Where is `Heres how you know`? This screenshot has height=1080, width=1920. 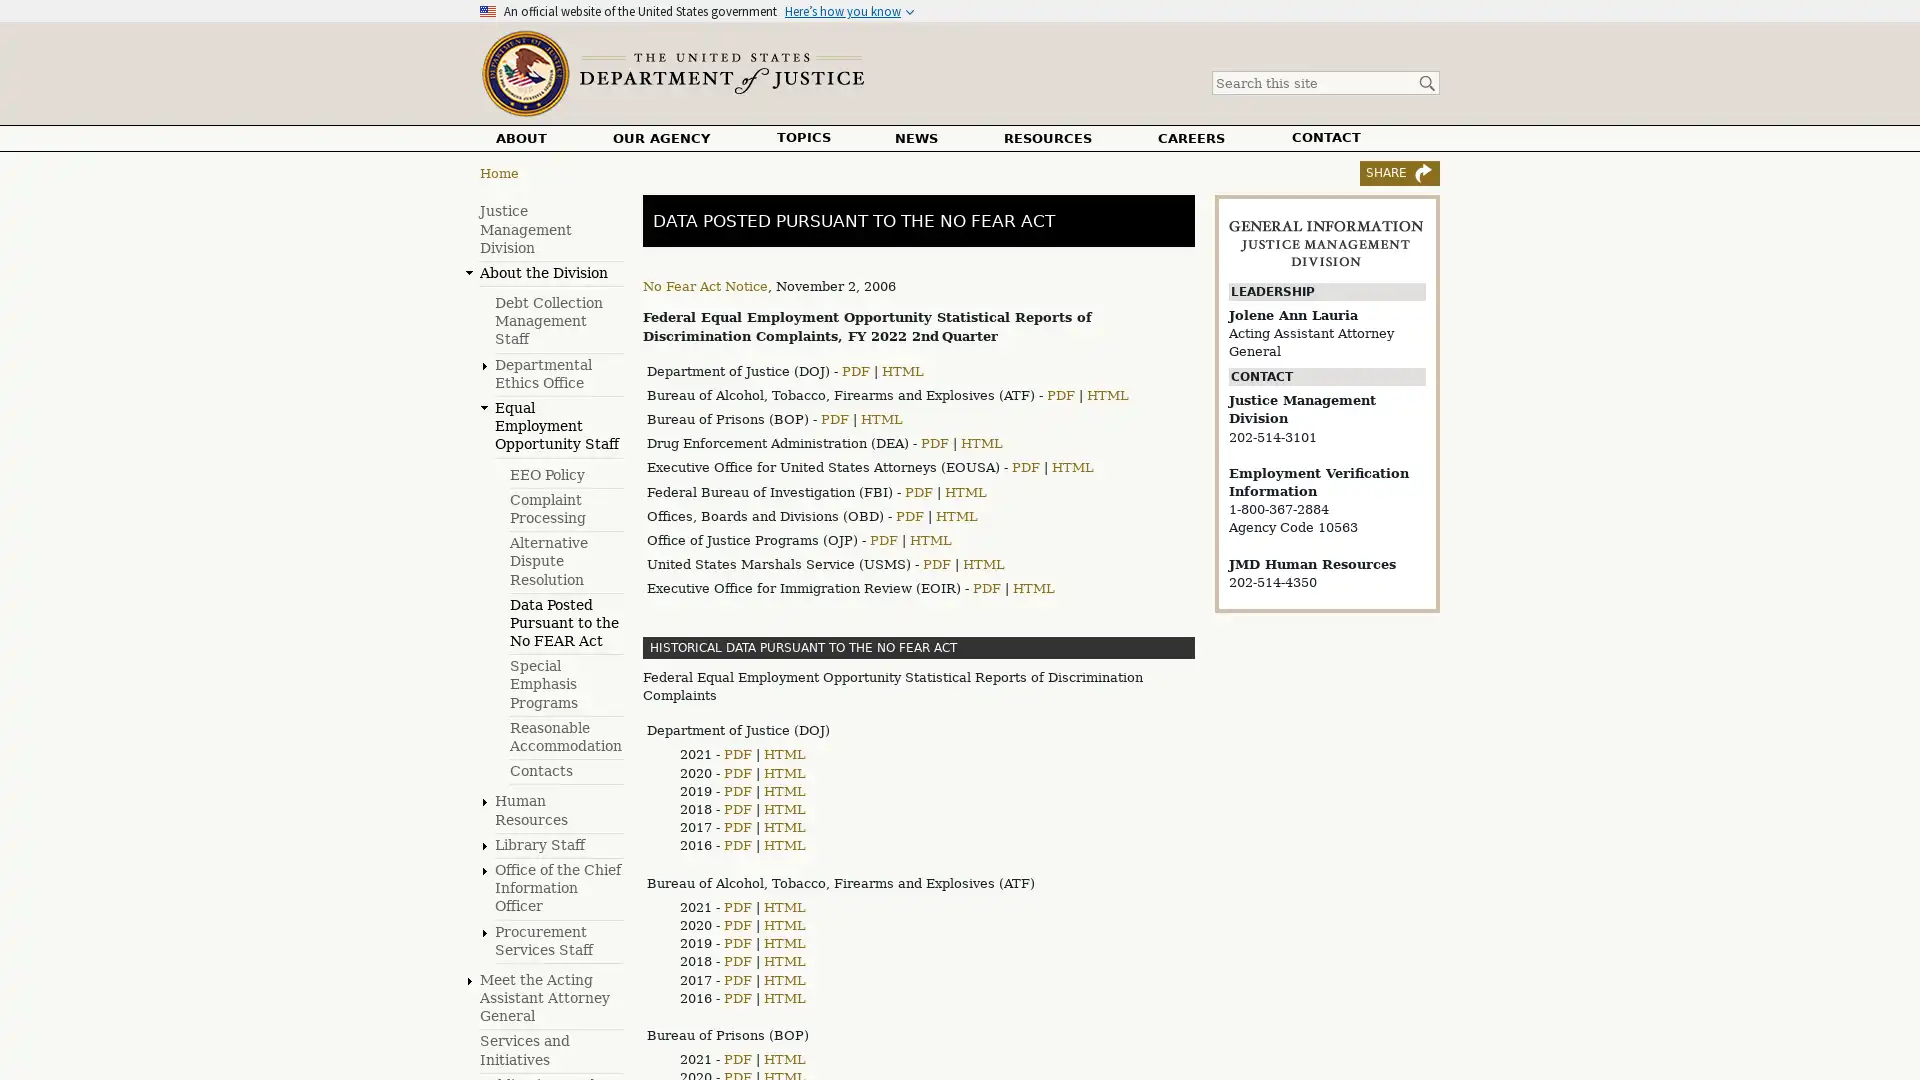 Heres how you know is located at coordinates (849, 11).